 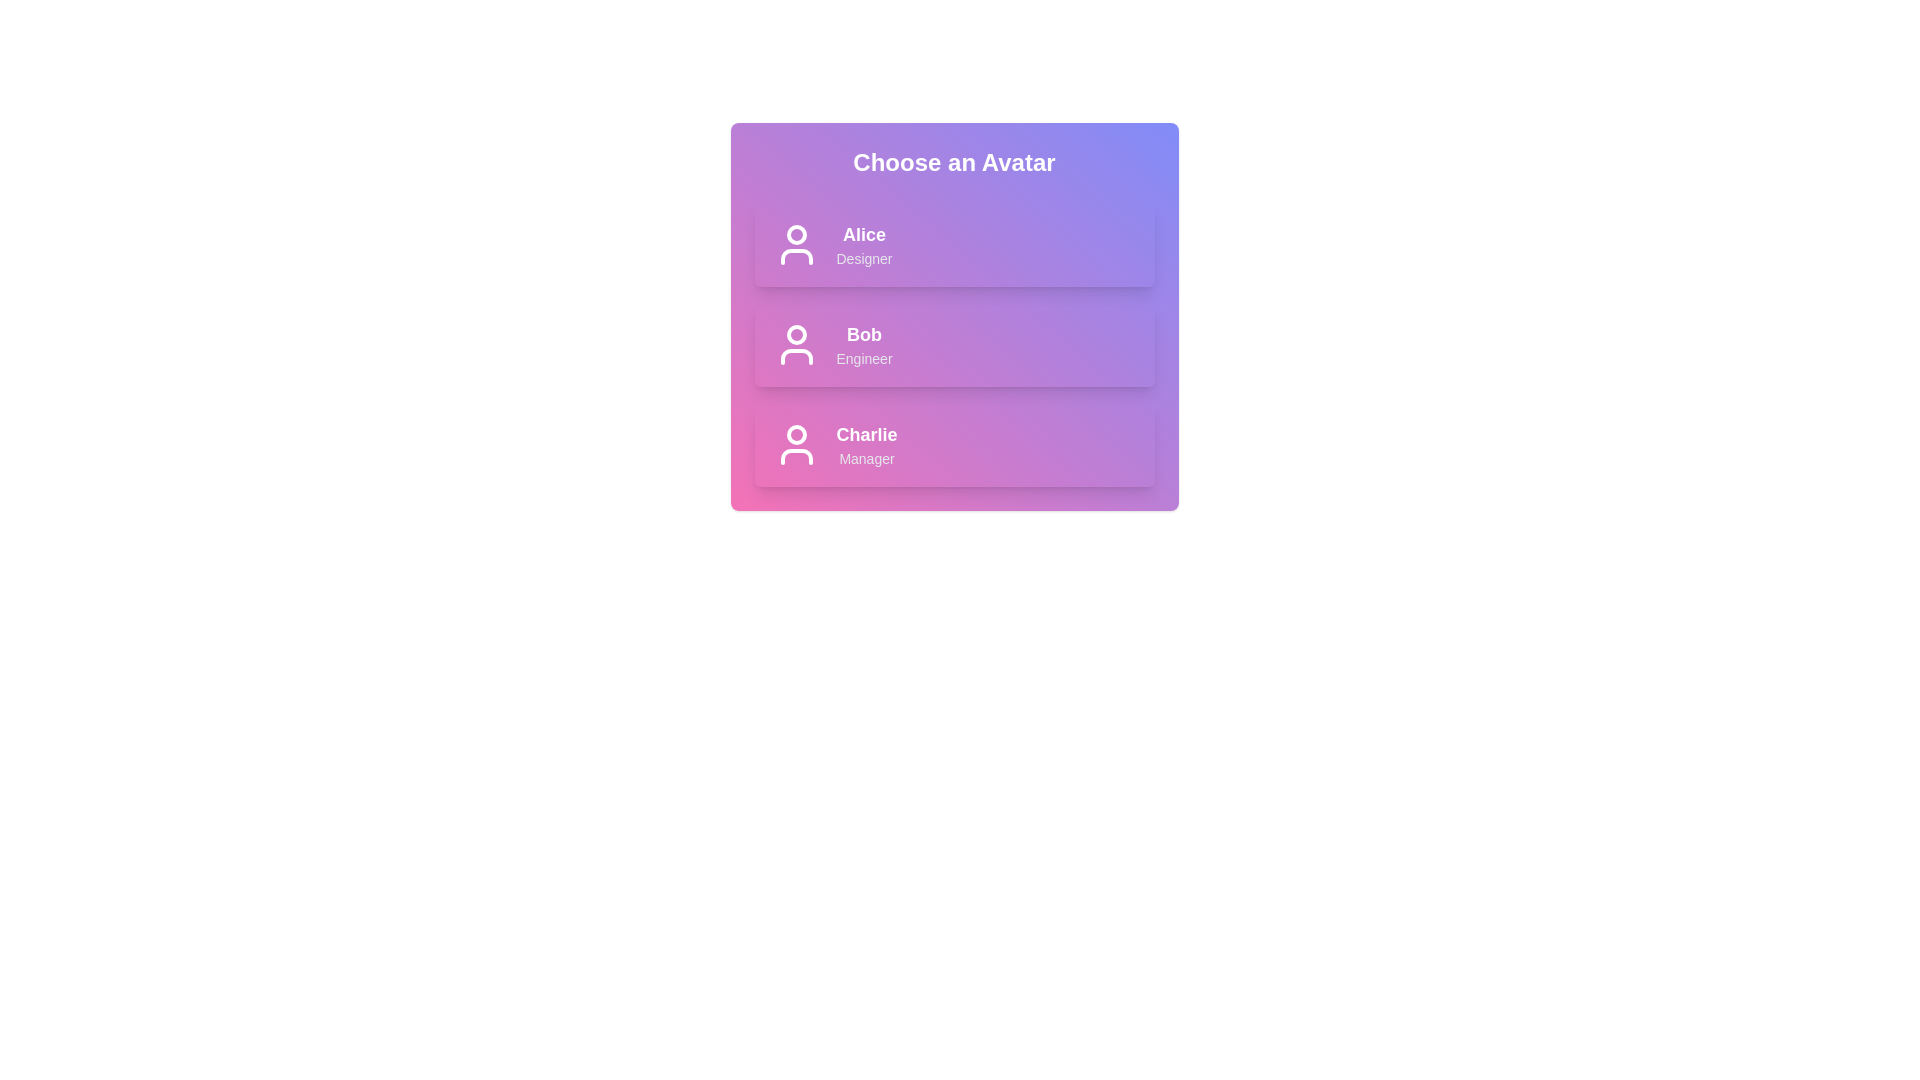 What do you see at coordinates (795, 234) in the screenshot?
I see `the circular graphic element representing the head in the user icon located above the text 'Alice' in the user selection box` at bounding box center [795, 234].